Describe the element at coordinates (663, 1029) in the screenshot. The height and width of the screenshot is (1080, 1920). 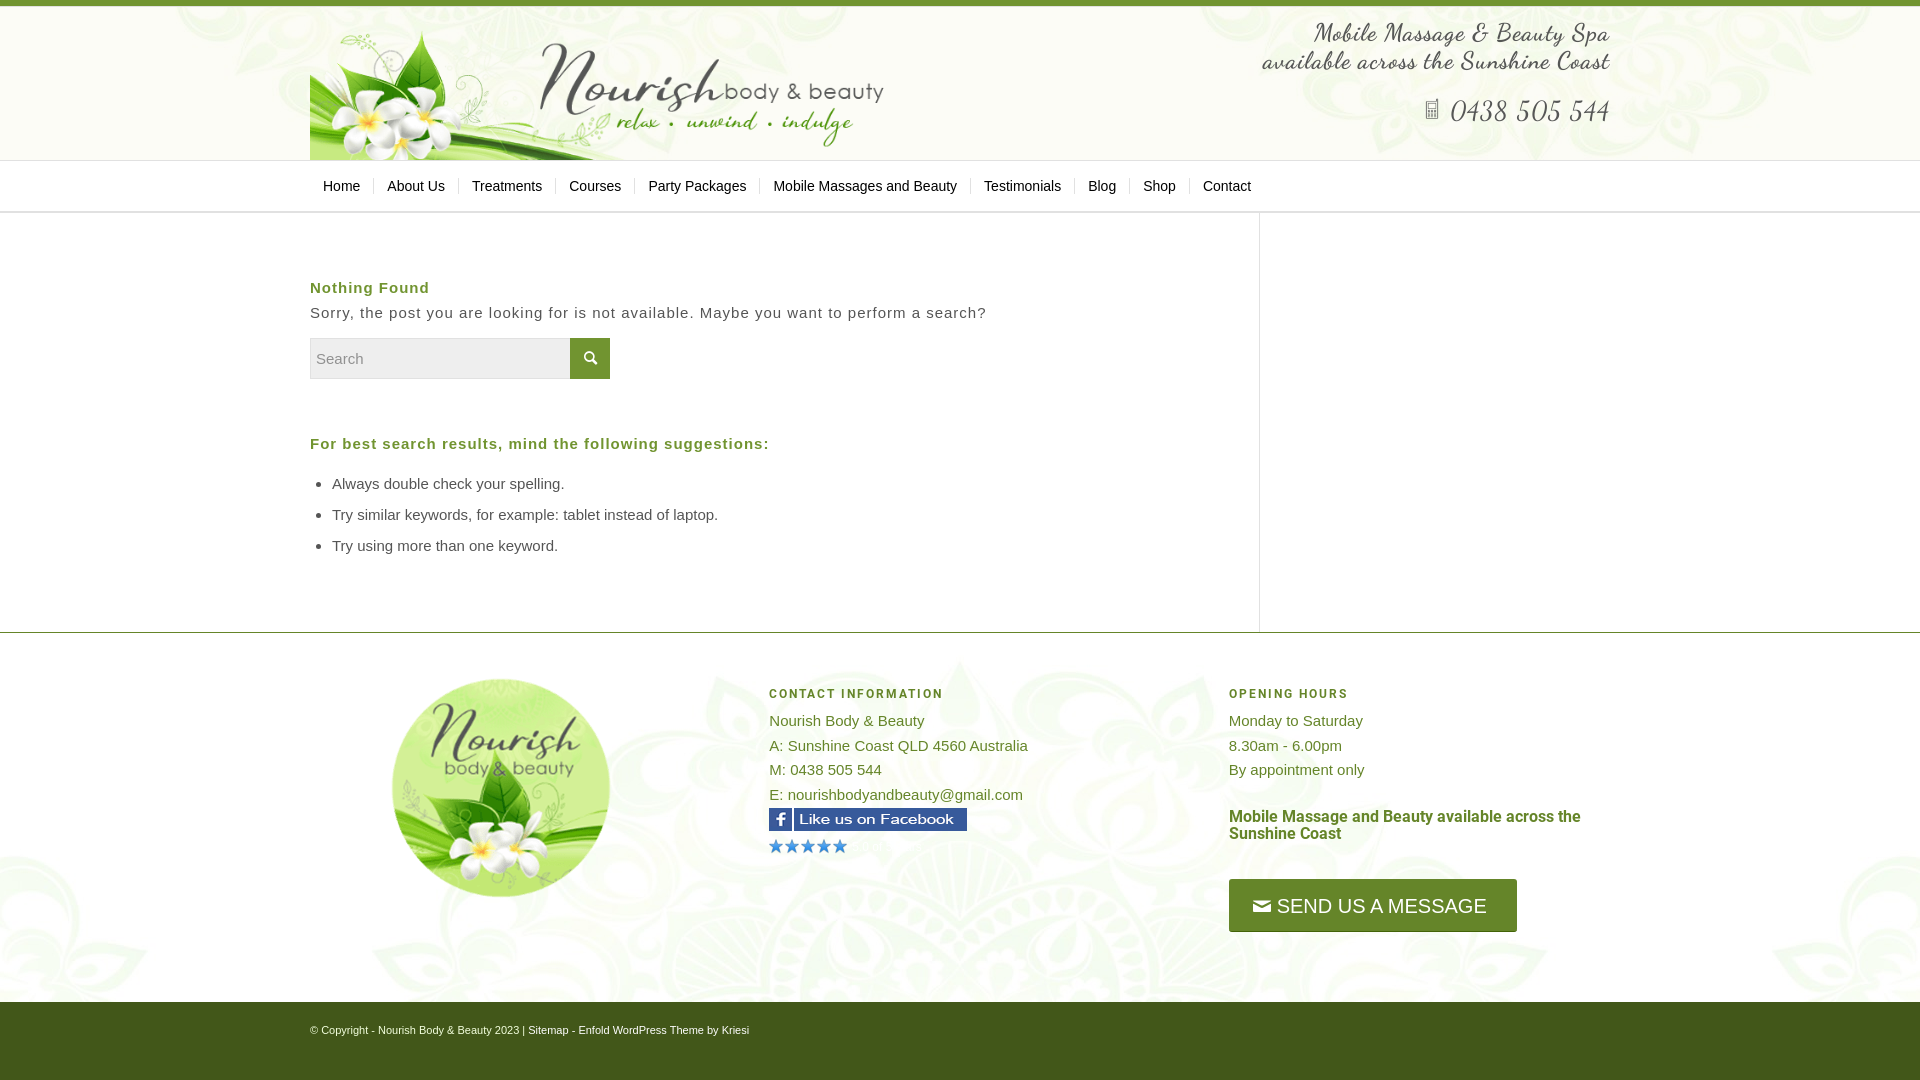
I see `'Enfold WordPress Theme by Kriesi'` at that location.